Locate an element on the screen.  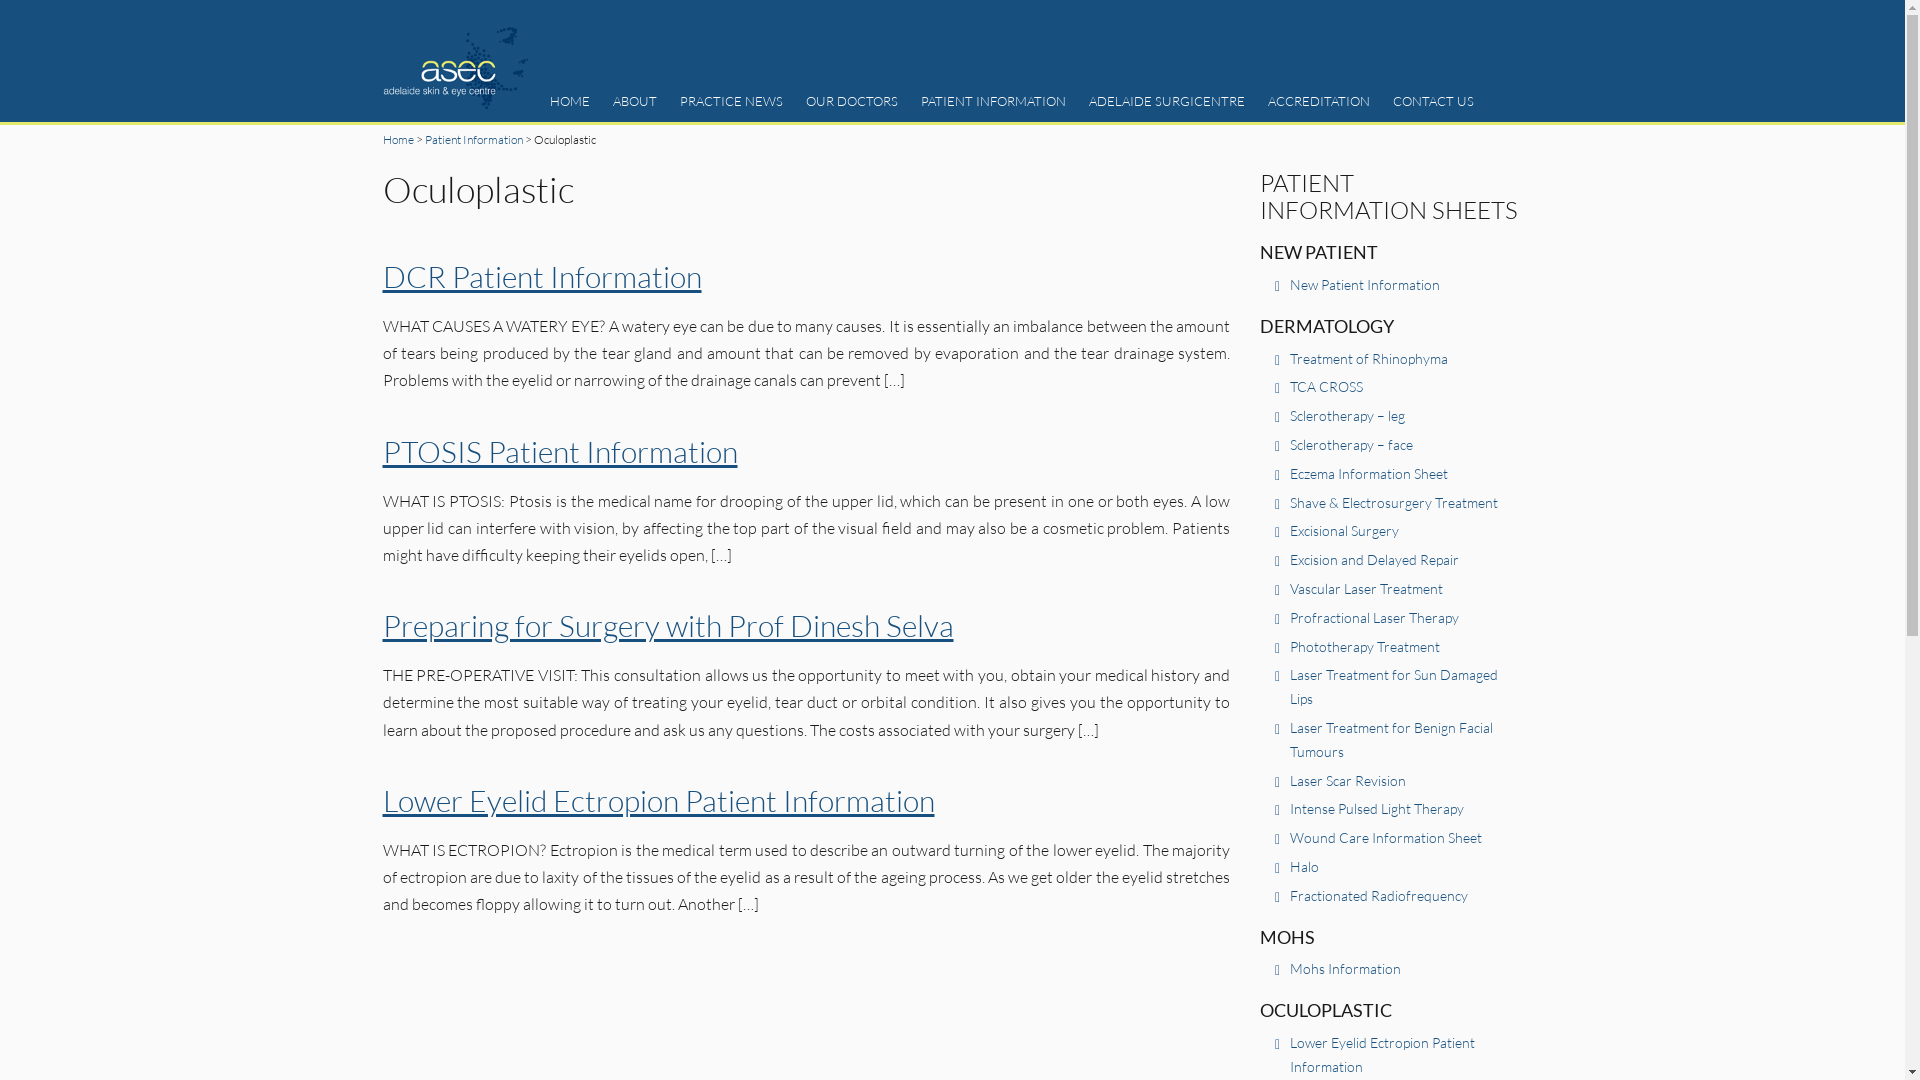
'Profractional Laser Therapy' is located at coordinates (1290, 616).